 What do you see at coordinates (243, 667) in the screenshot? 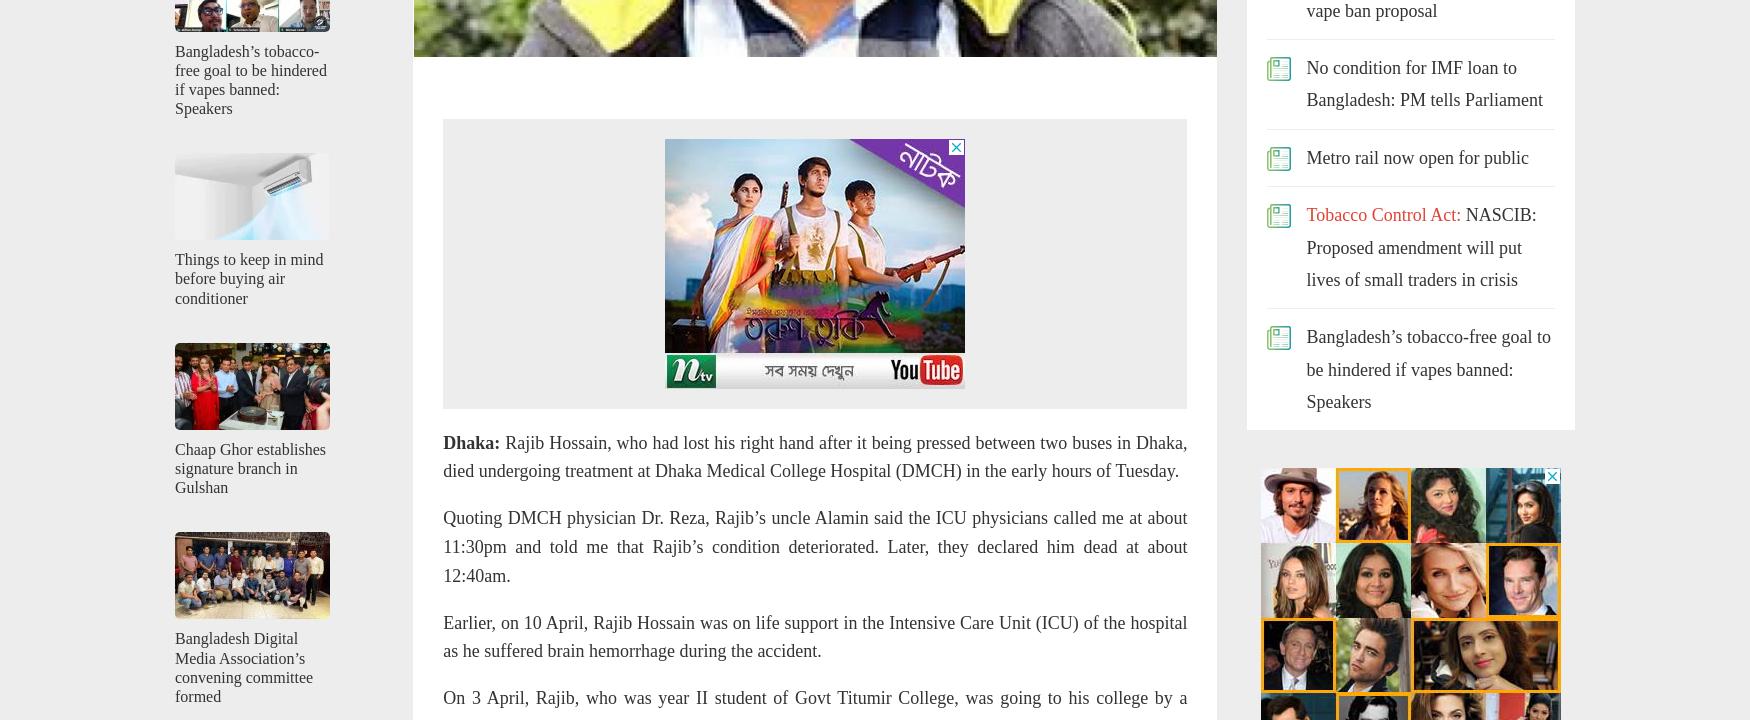
I see `'Bangladesh Digital Media Association’s convening committee formed'` at bounding box center [243, 667].